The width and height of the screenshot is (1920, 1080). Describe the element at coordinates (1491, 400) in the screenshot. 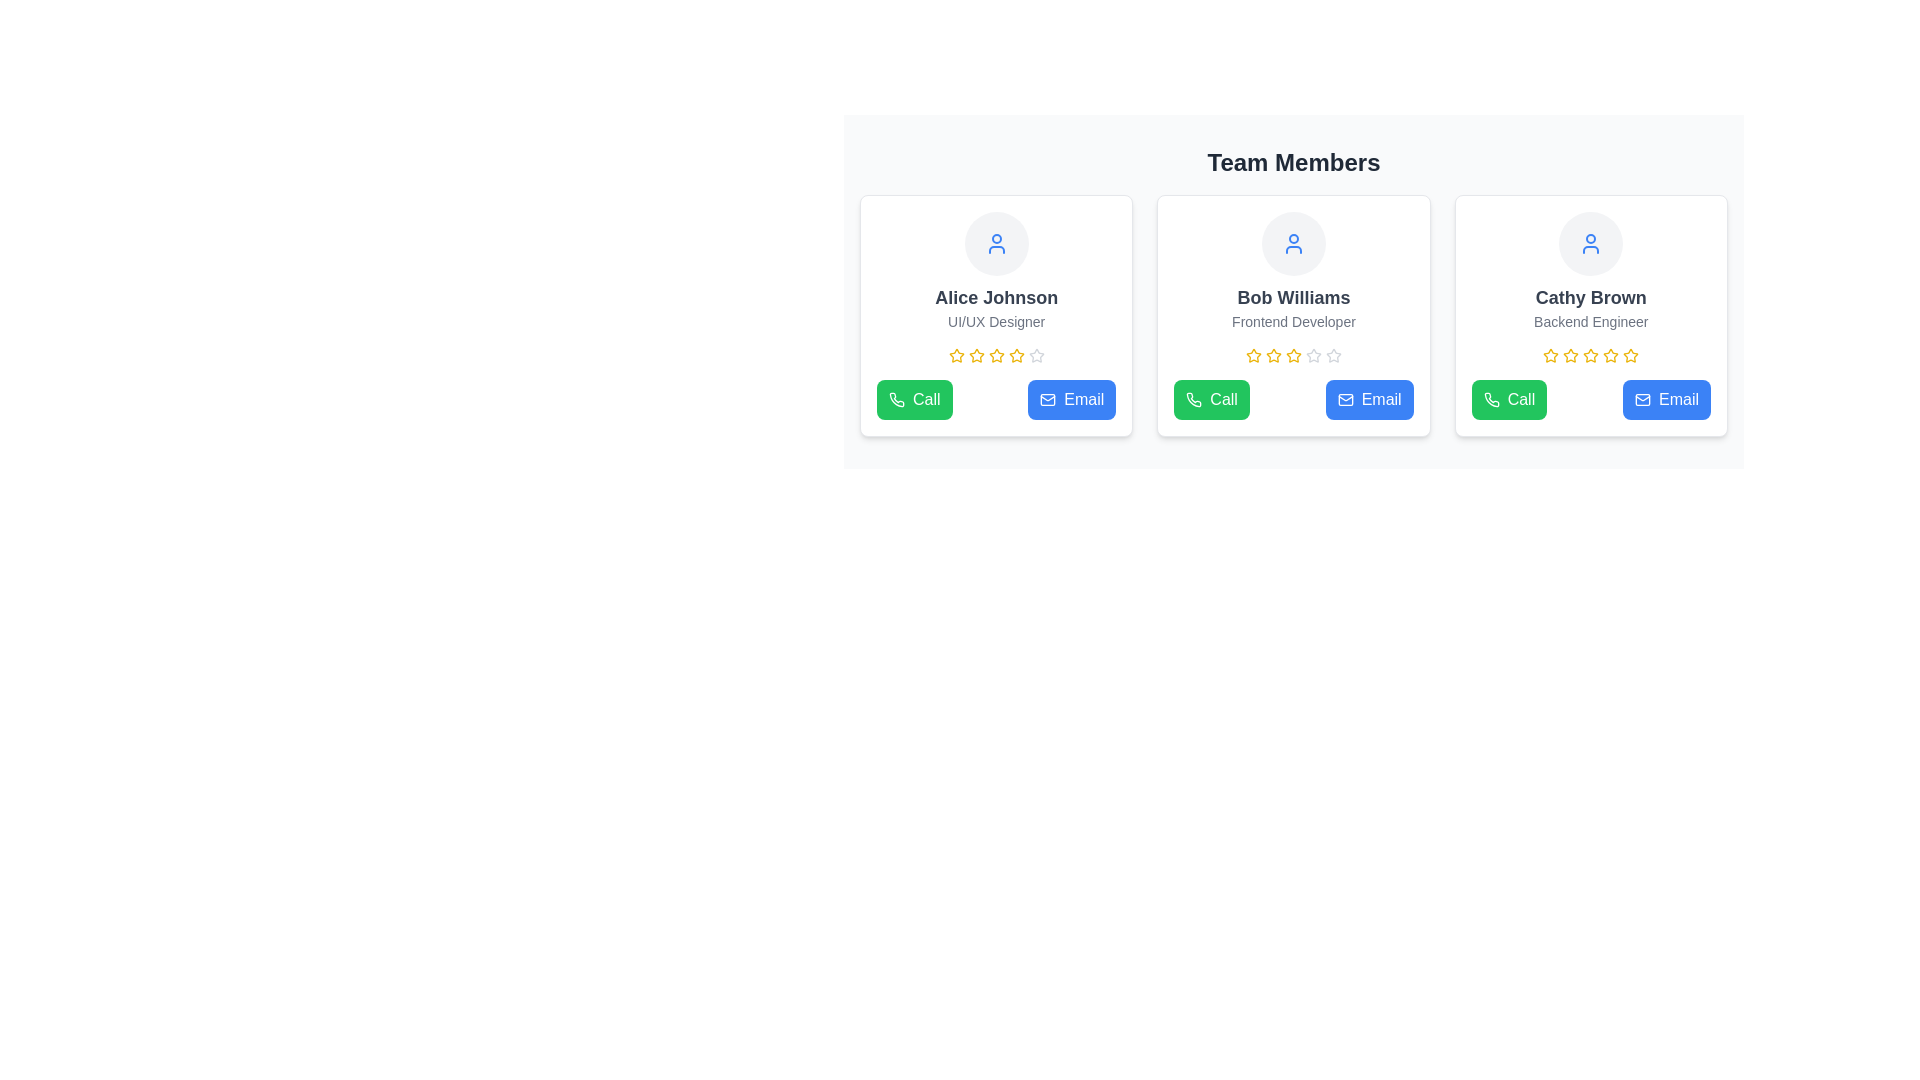

I see `the call icon within the green 'Call' button under the profile card for 'Cathy Brown, Backend Engineer'` at that location.